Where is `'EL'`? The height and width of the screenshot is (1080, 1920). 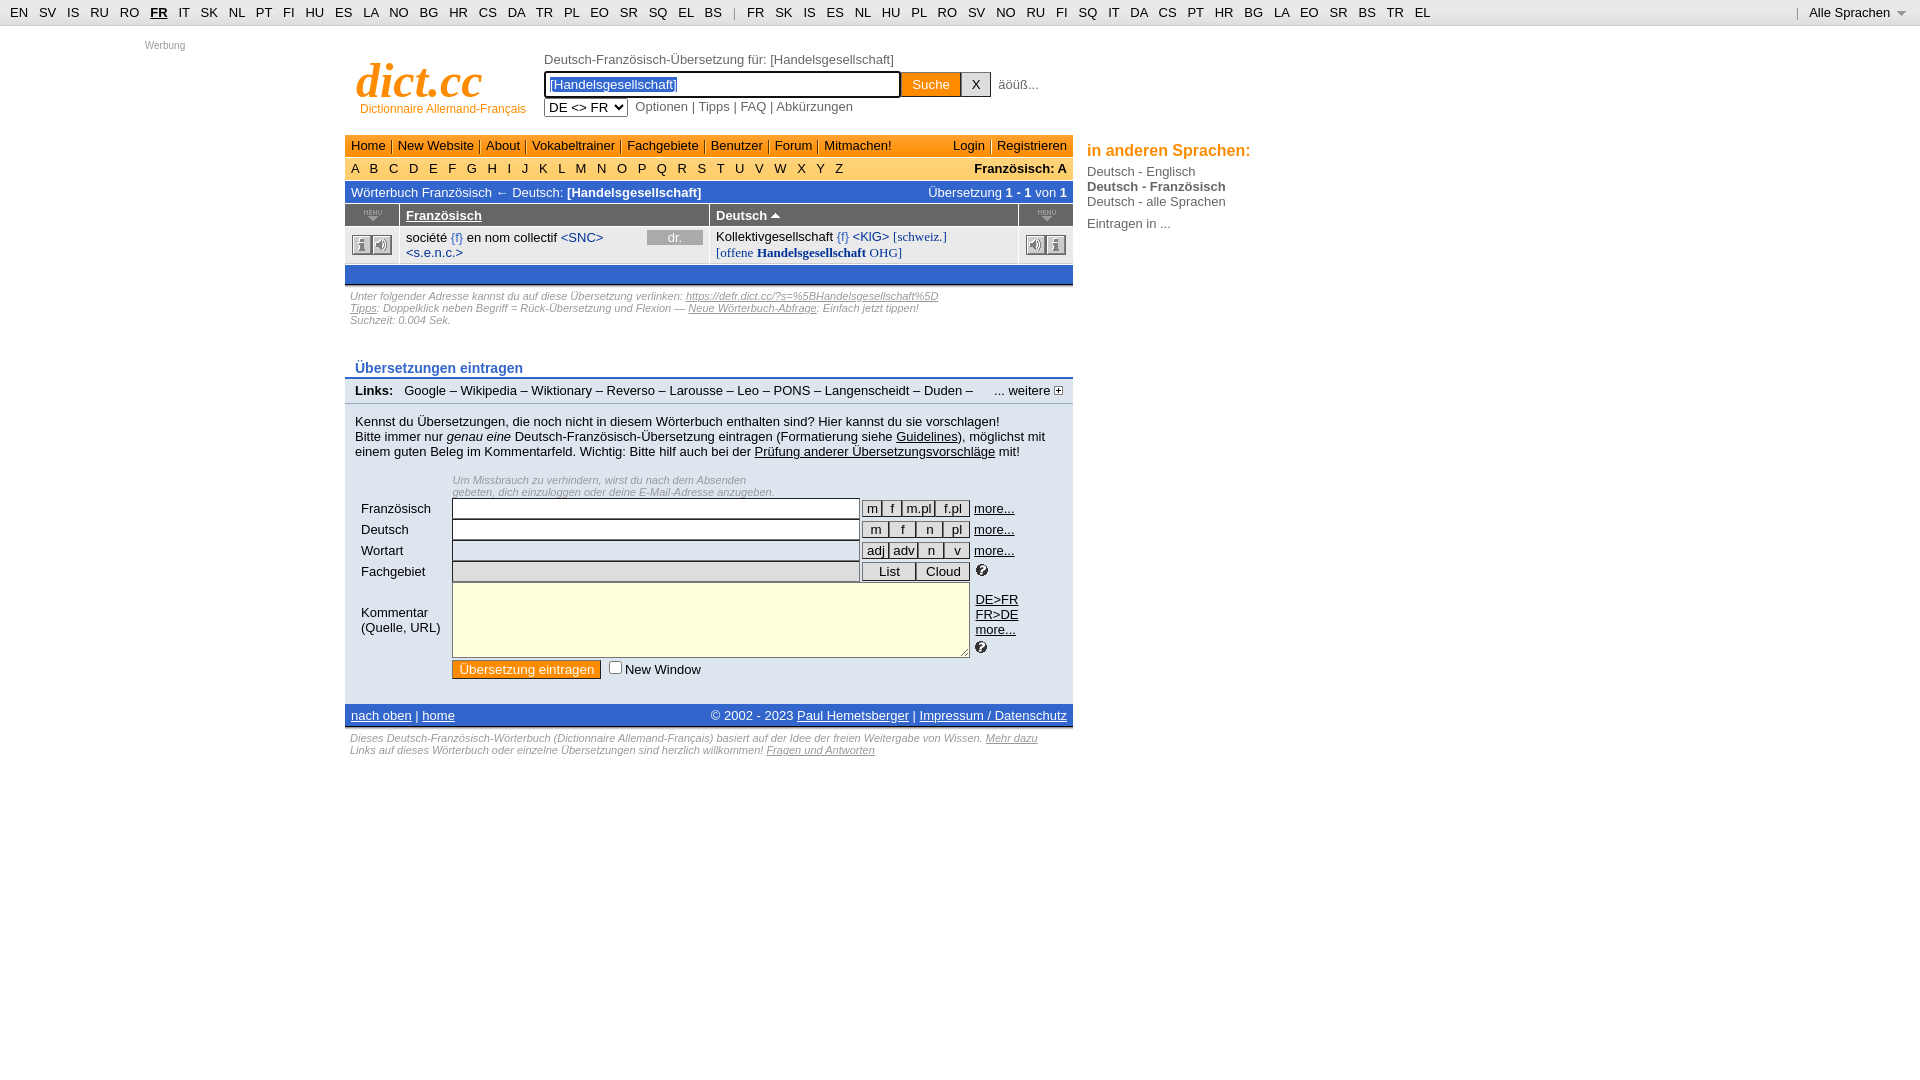 'EL' is located at coordinates (685, 12).